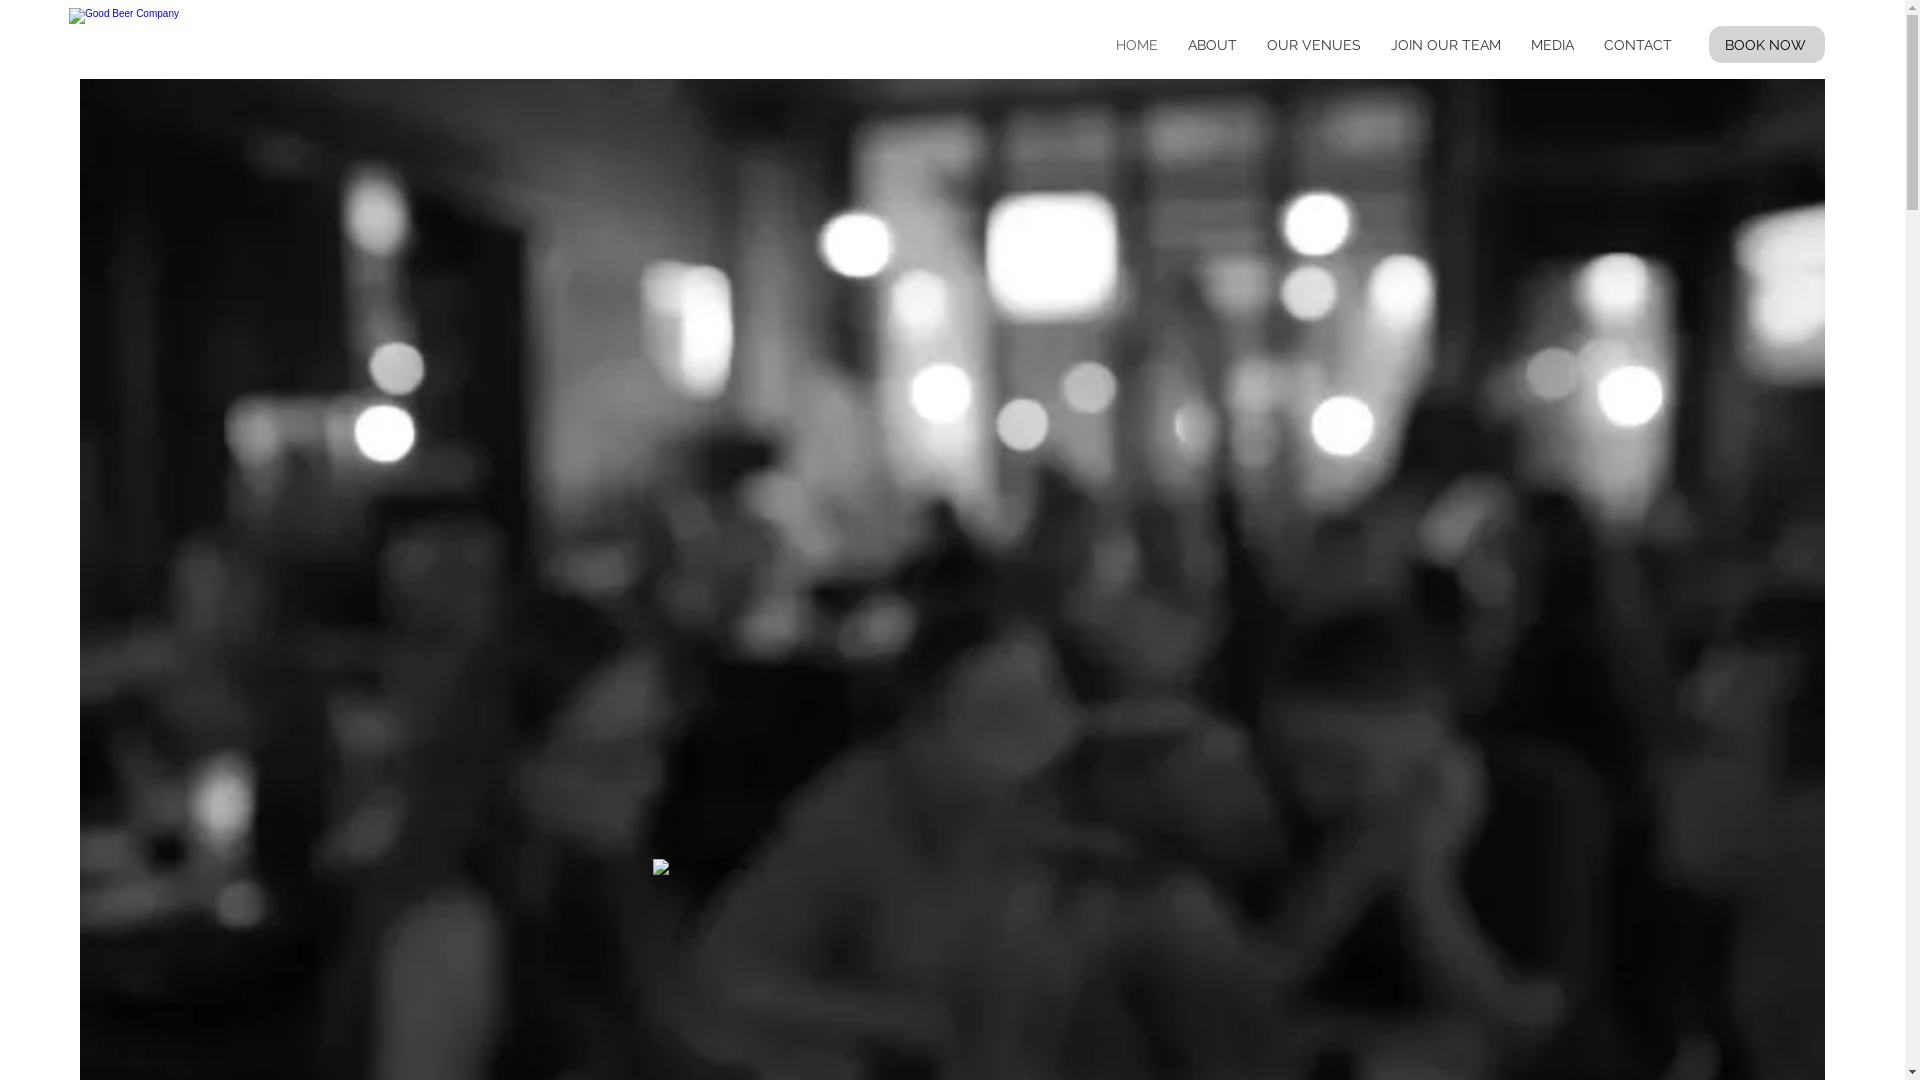  What do you see at coordinates (1587, 45) in the screenshot?
I see `'CONTACT'` at bounding box center [1587, 45].